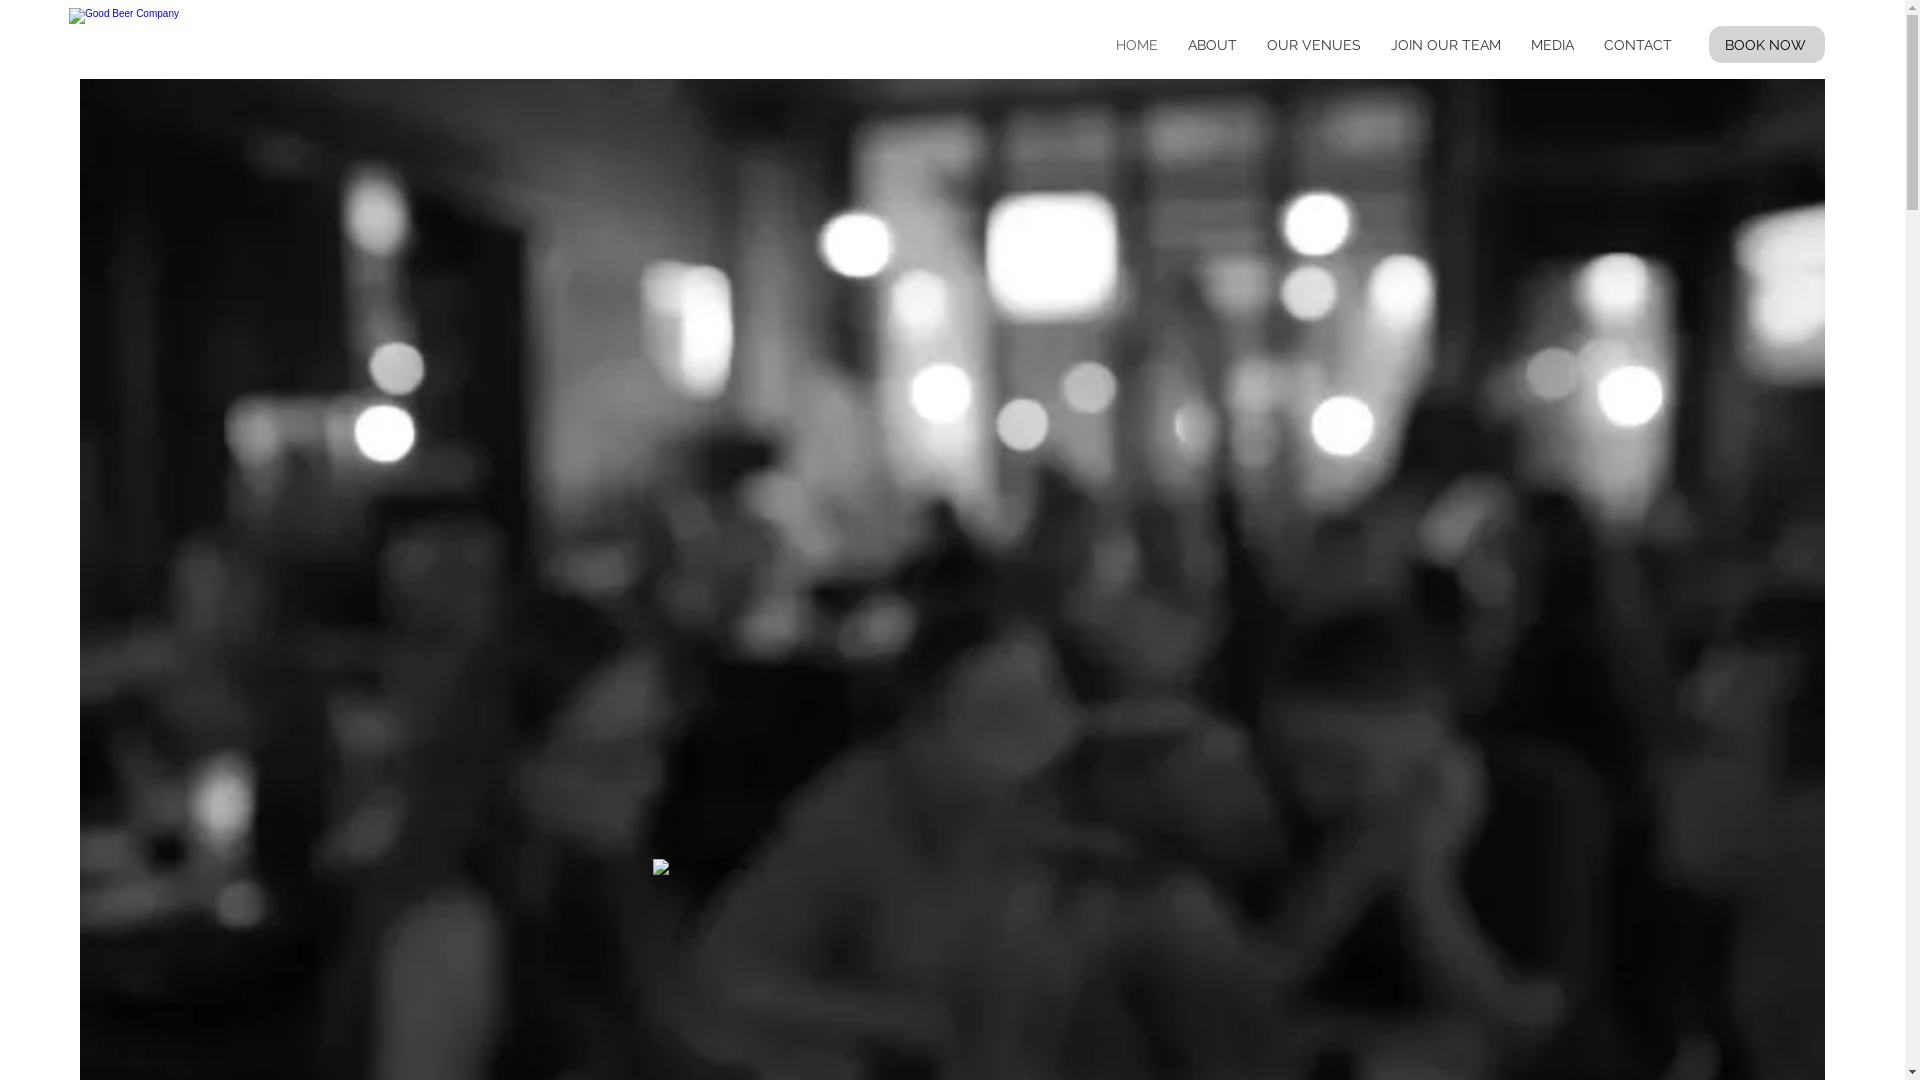  What do you see at coordinates (1587, 45) in the screenshot?
I see `'CONTACT'` at bounding box center [1587, 45].